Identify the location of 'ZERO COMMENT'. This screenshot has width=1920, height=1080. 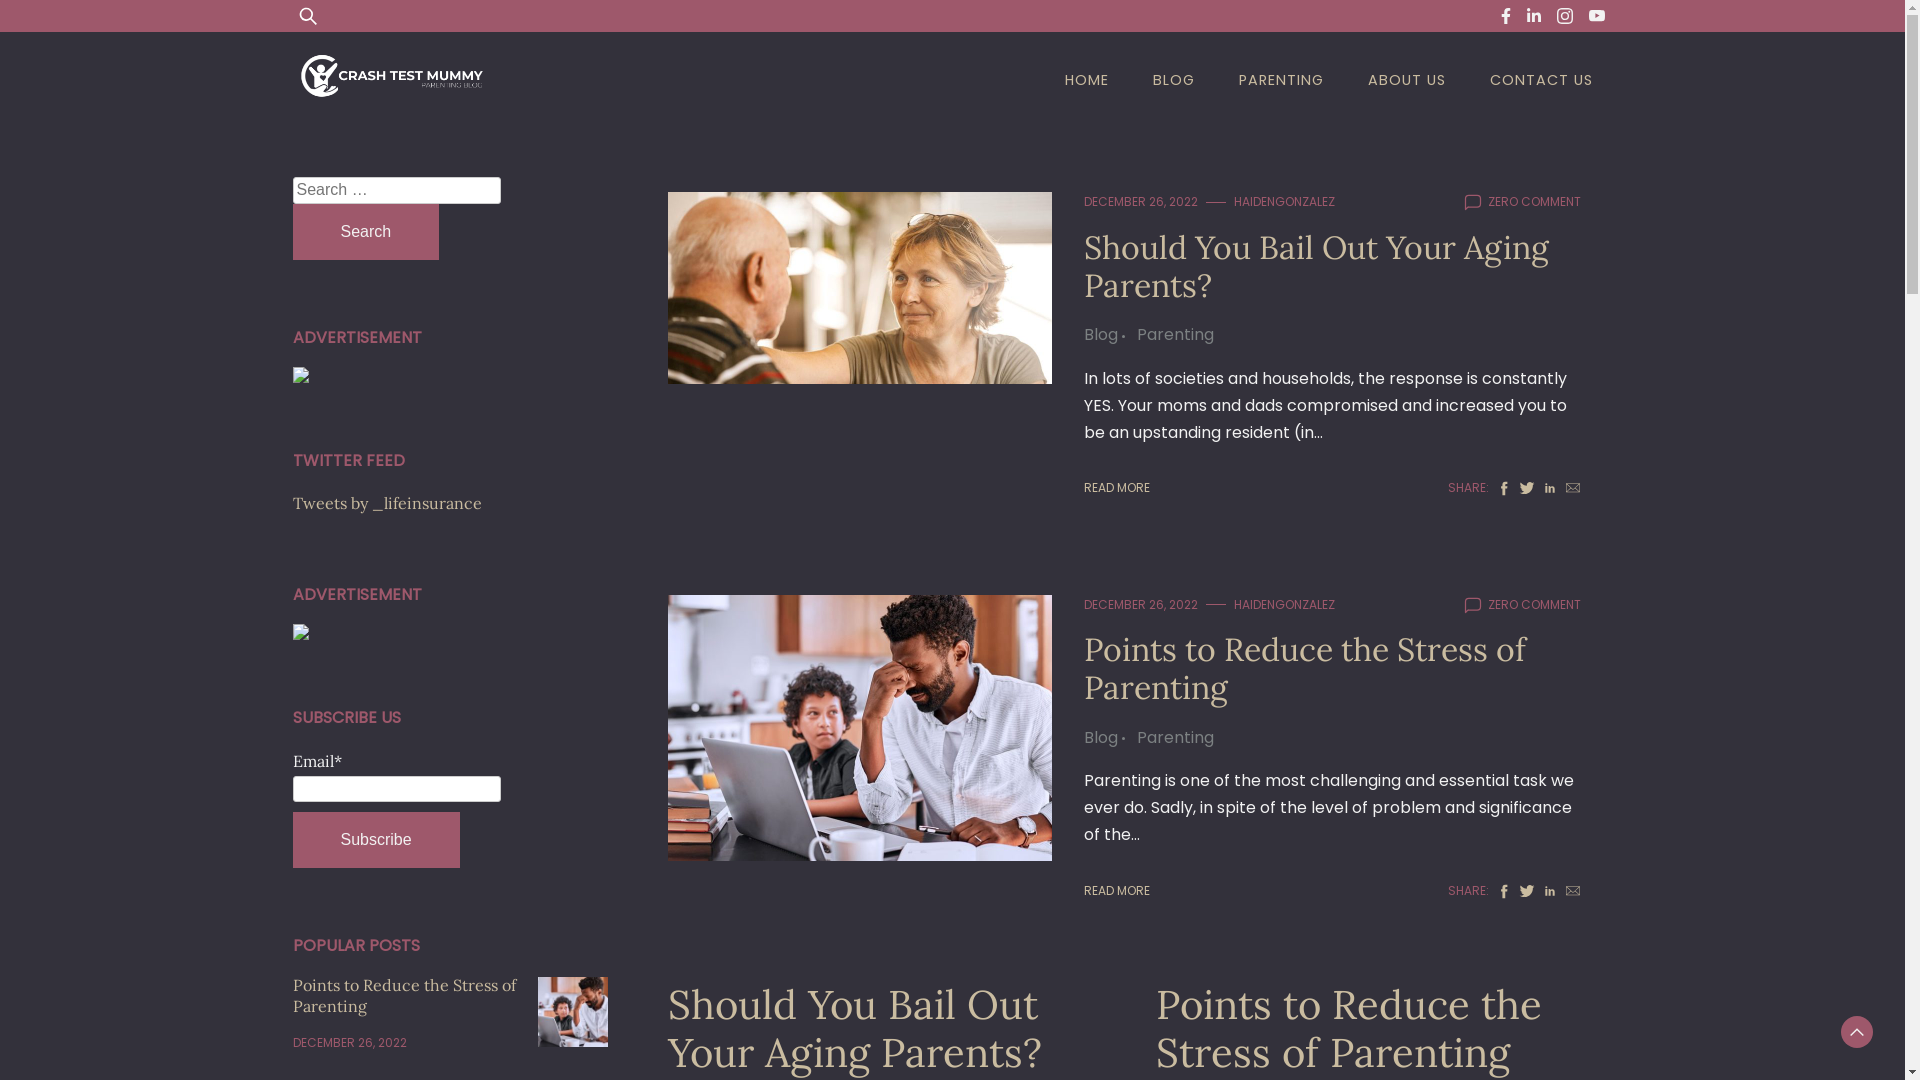
(1533, 201).